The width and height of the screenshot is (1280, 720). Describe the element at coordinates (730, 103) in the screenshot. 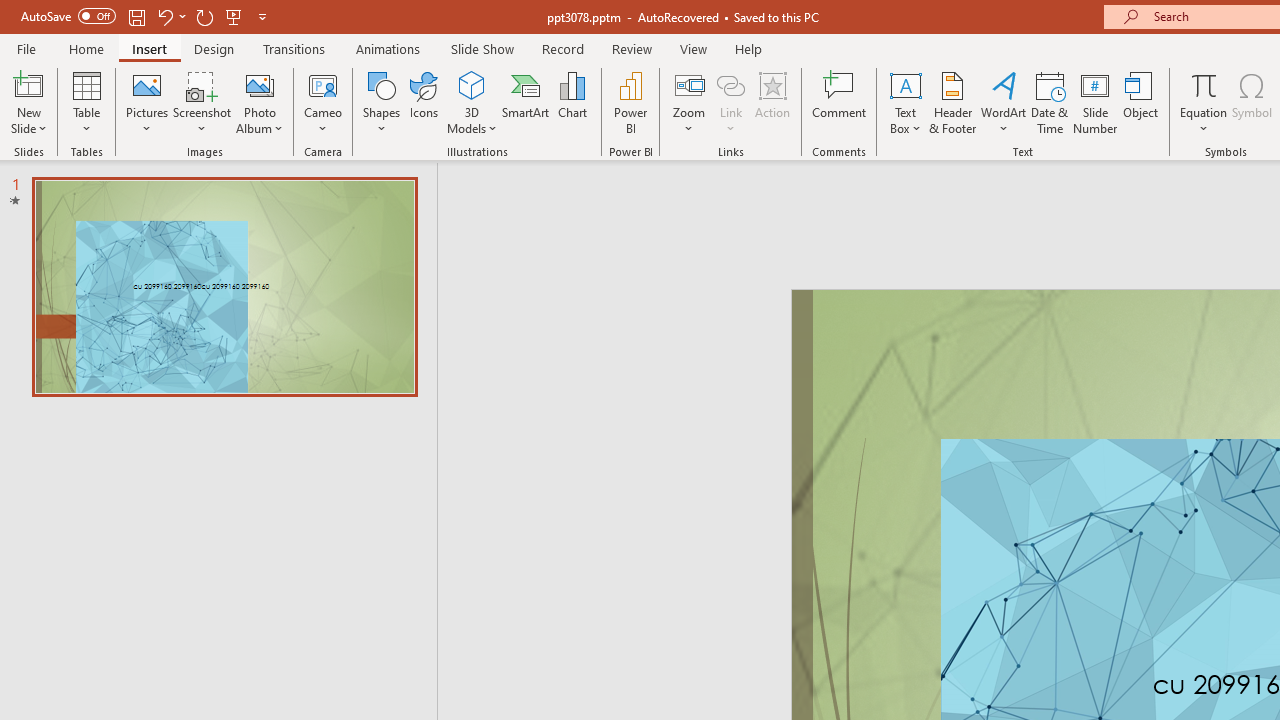

I see `'Link'` at that location.